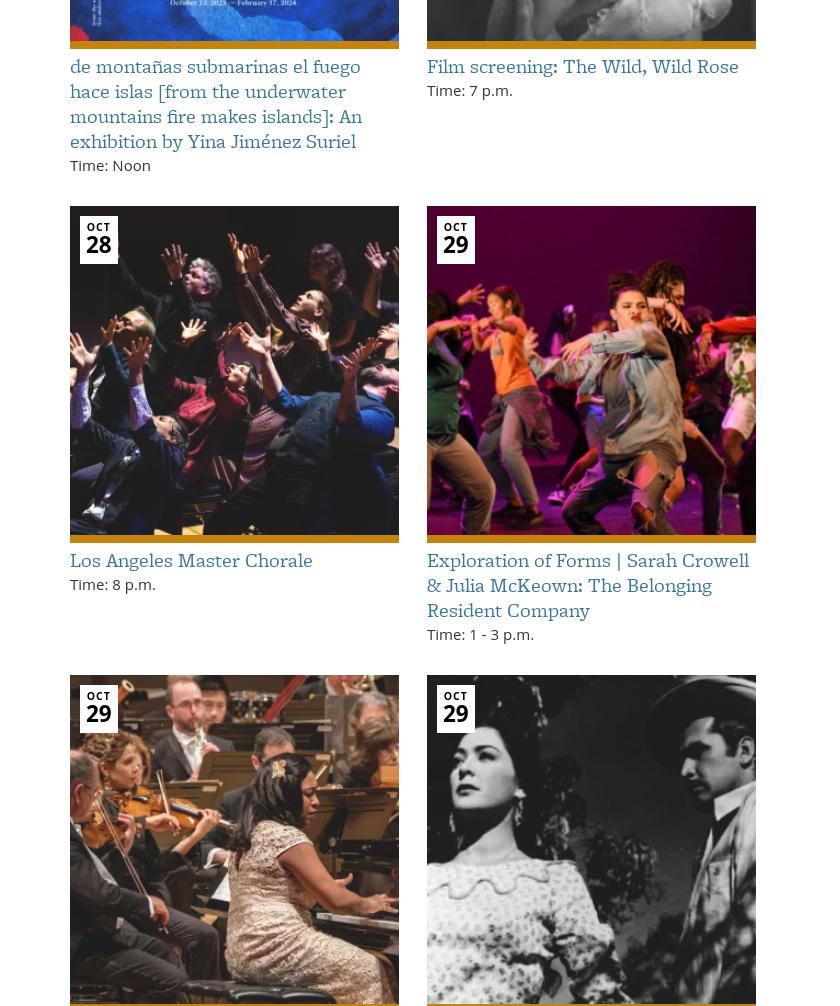 The width and height of the screenshot is (840, 1006). What do you see at coordinates (426, 64) in the screenshot?
I see `'Film screening: The Wild, Wild Rose'` at bounding box center [426, 64].